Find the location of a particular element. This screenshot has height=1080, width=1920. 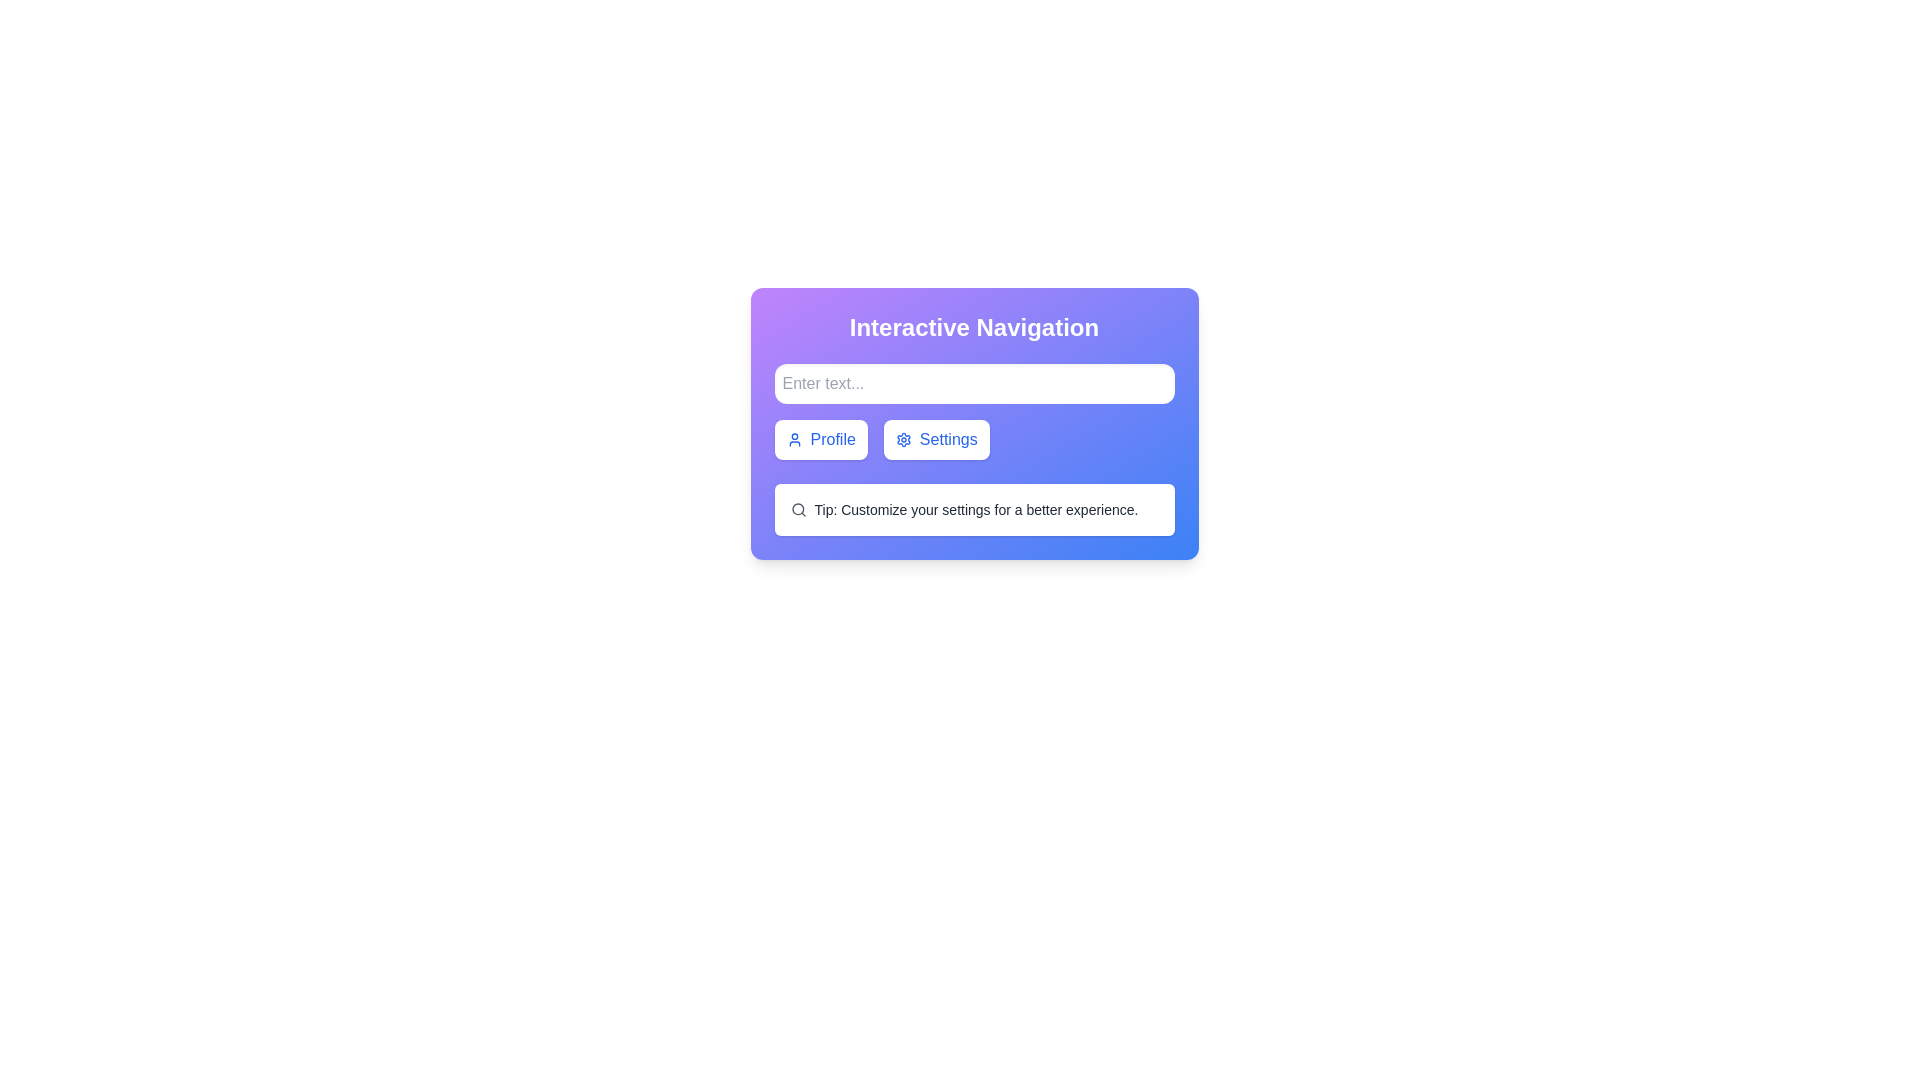

the settings icon located to the left of the 'Settings' text, which is part of the button for accessing settings functionalities in the navigation box is located at coordinates (902, 438).